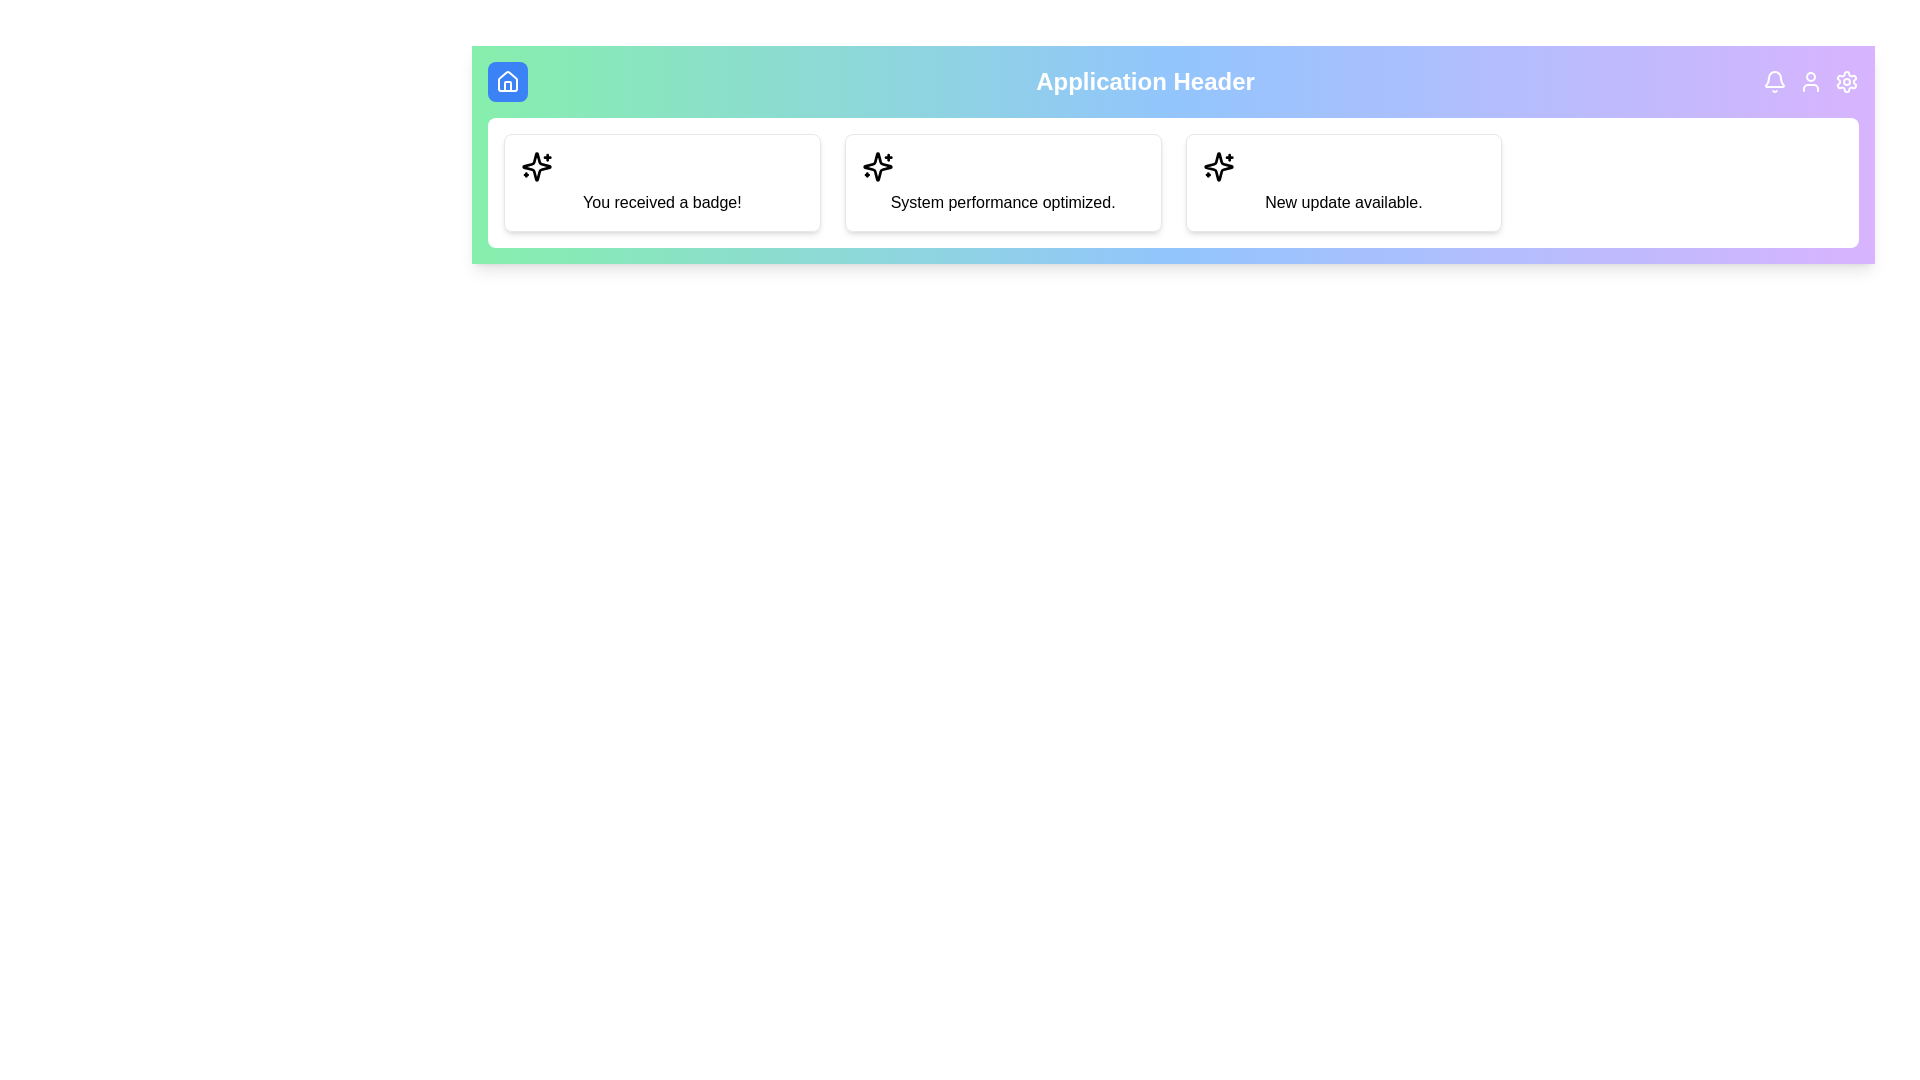 Image resolution: width=1920 pixels, height=1080 pixels. Describe the element at coordinates (1810, 80) in the screenshot. I see `the user profile button` at that location.